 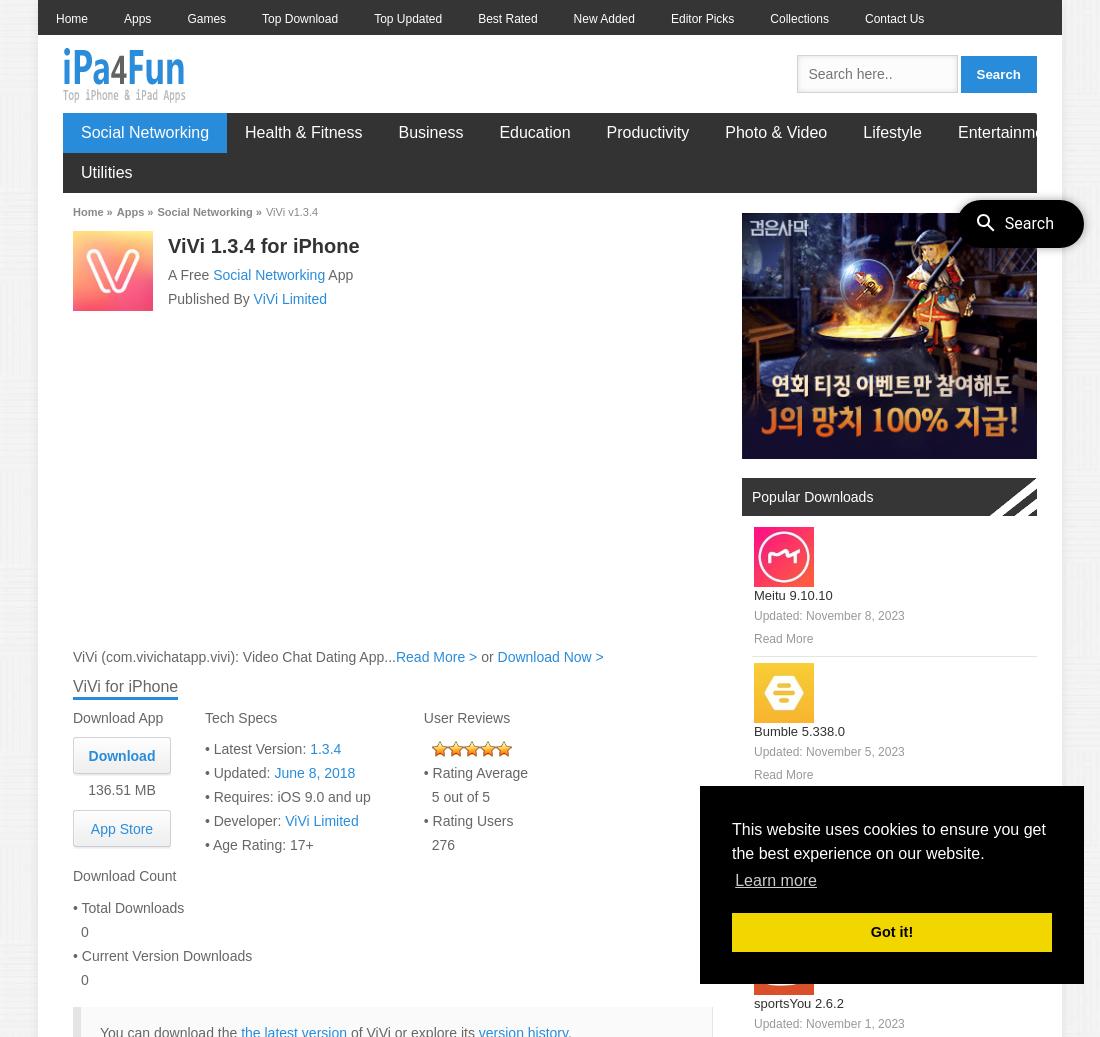 What do you see at coordinates (753, 1024) in the screenshot?
I see `'Updated: November 1, 2023'` at bounding box center [753, 1024].